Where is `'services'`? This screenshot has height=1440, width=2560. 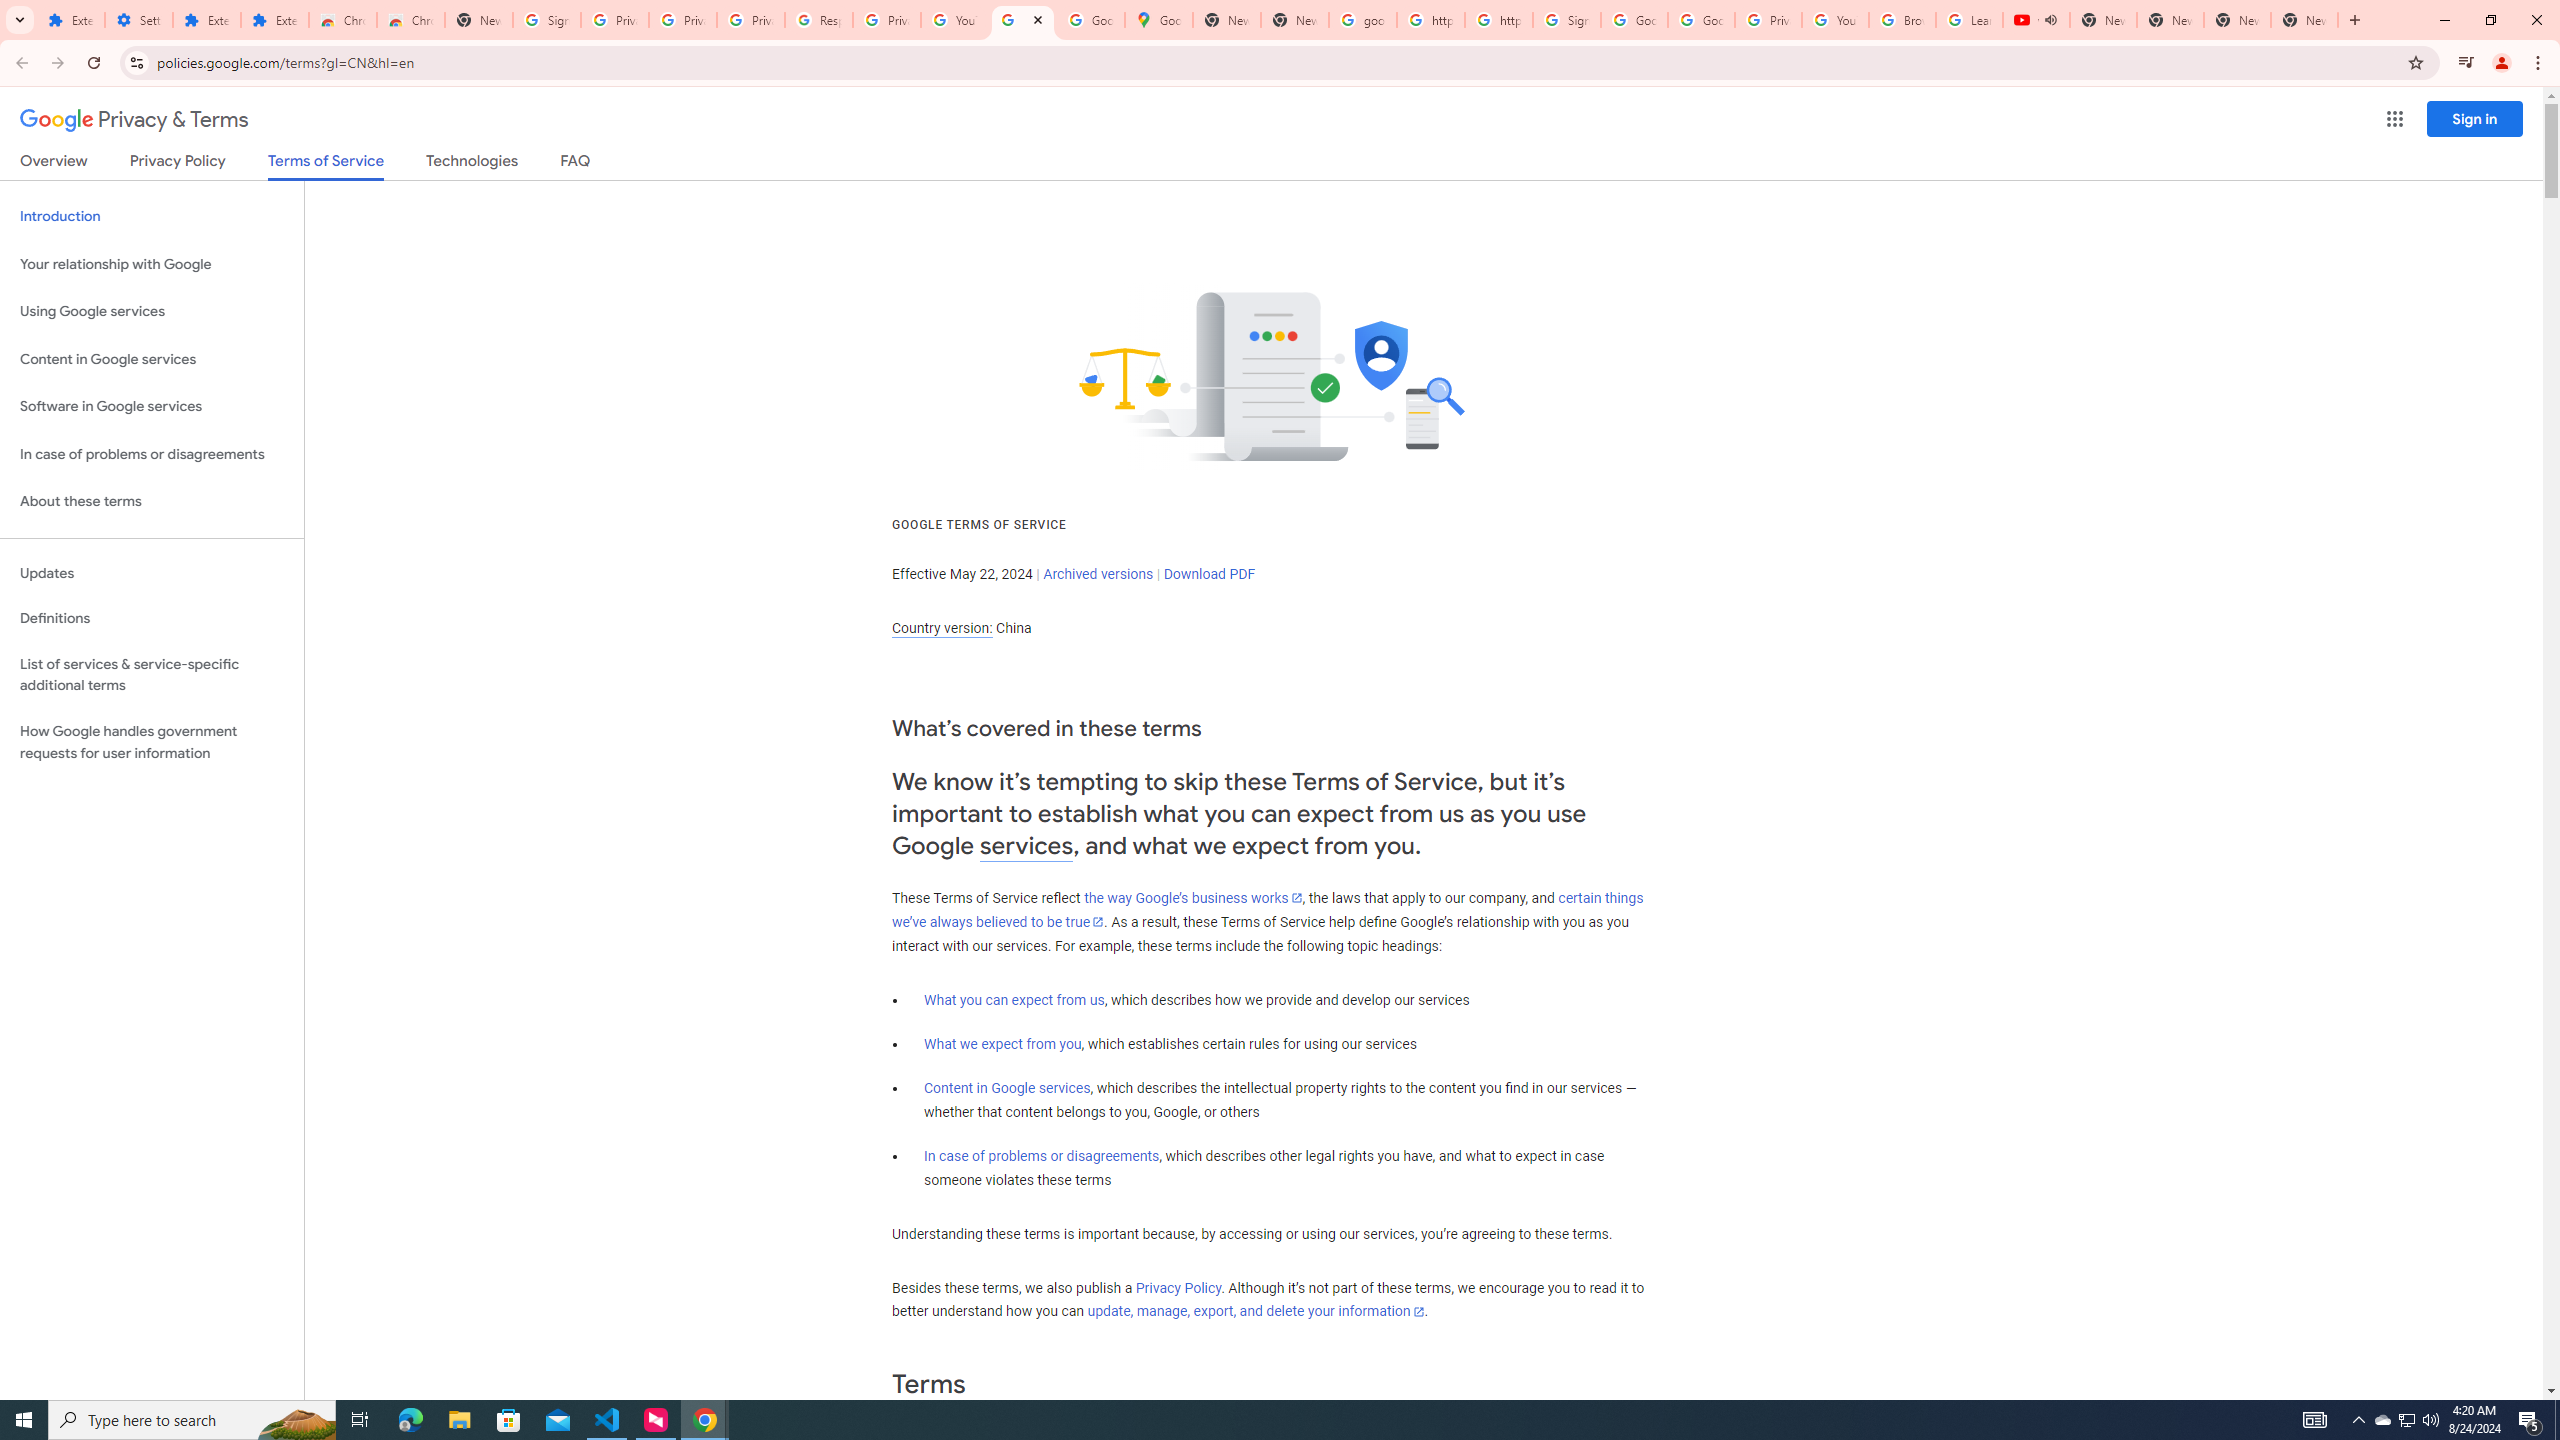
'services' is located at coordinates (1026, 846).